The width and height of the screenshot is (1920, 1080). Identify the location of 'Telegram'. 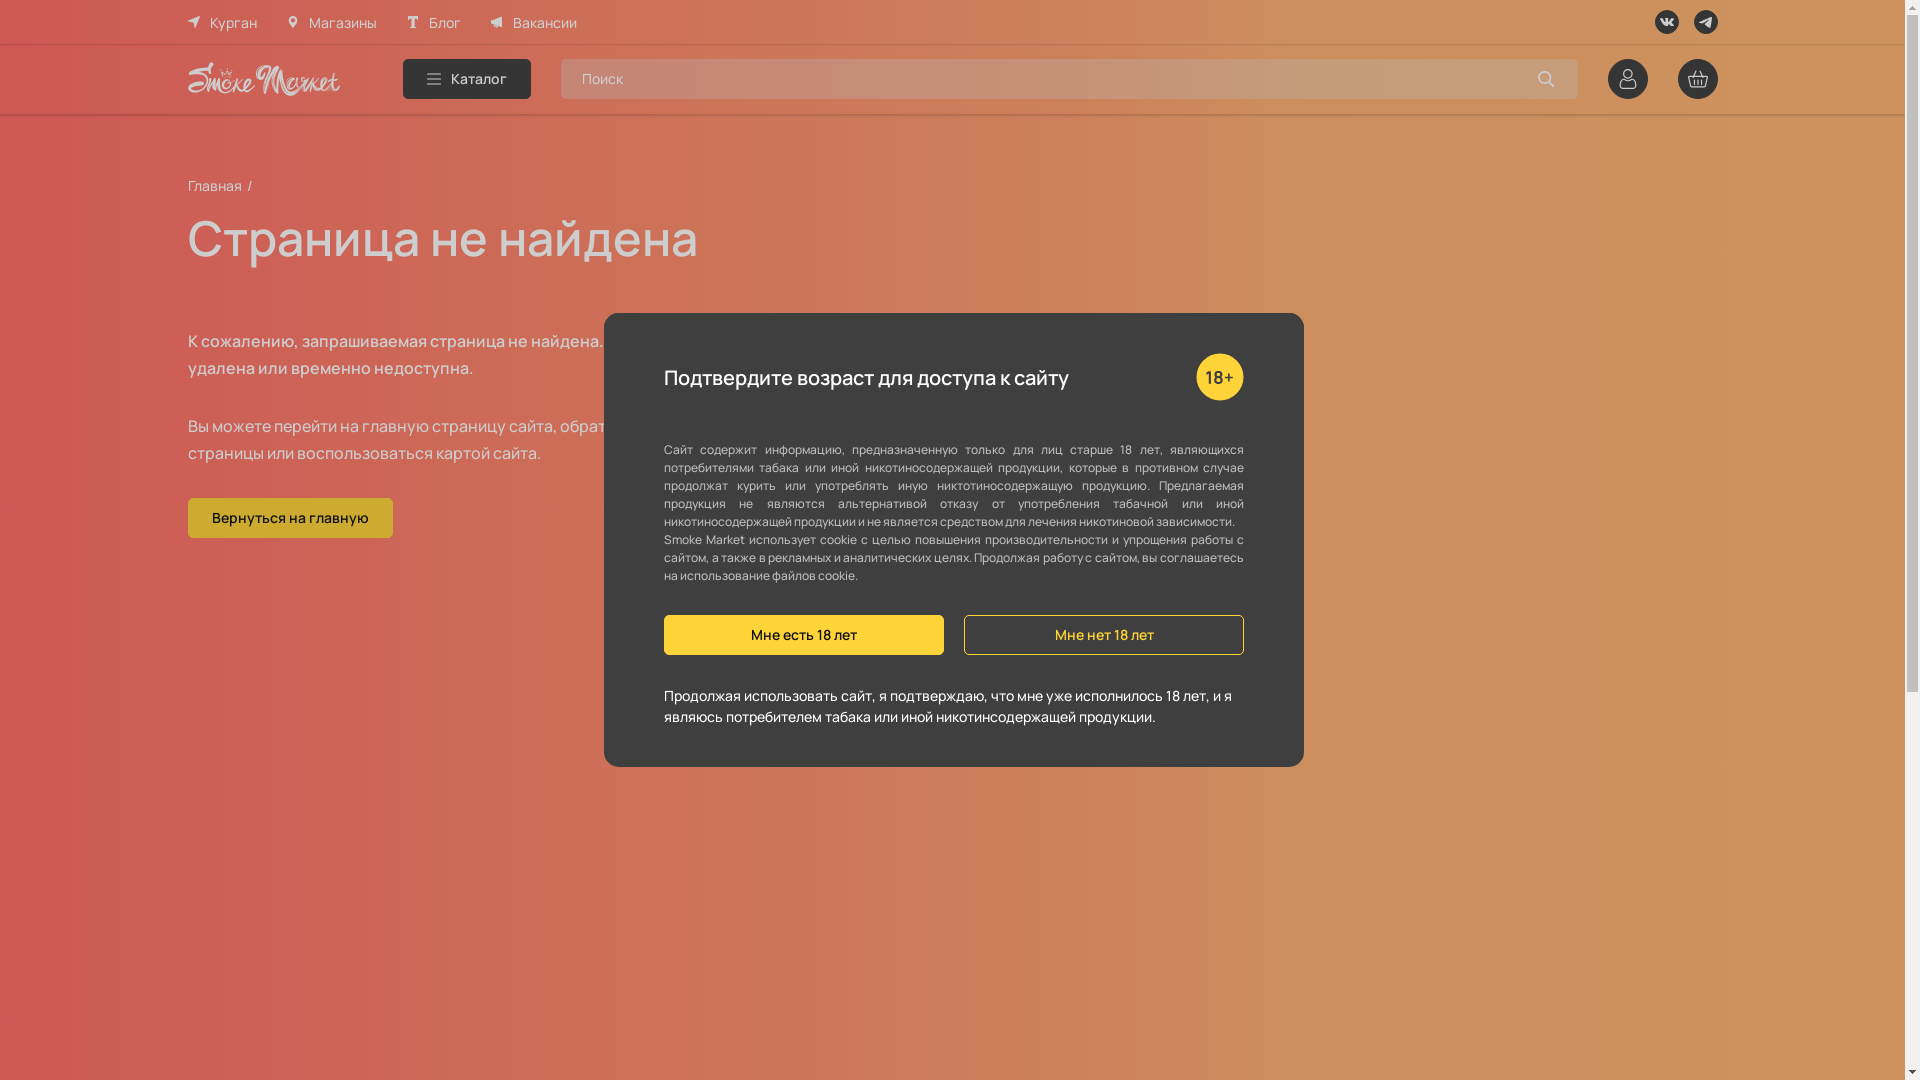
(1693, 22).